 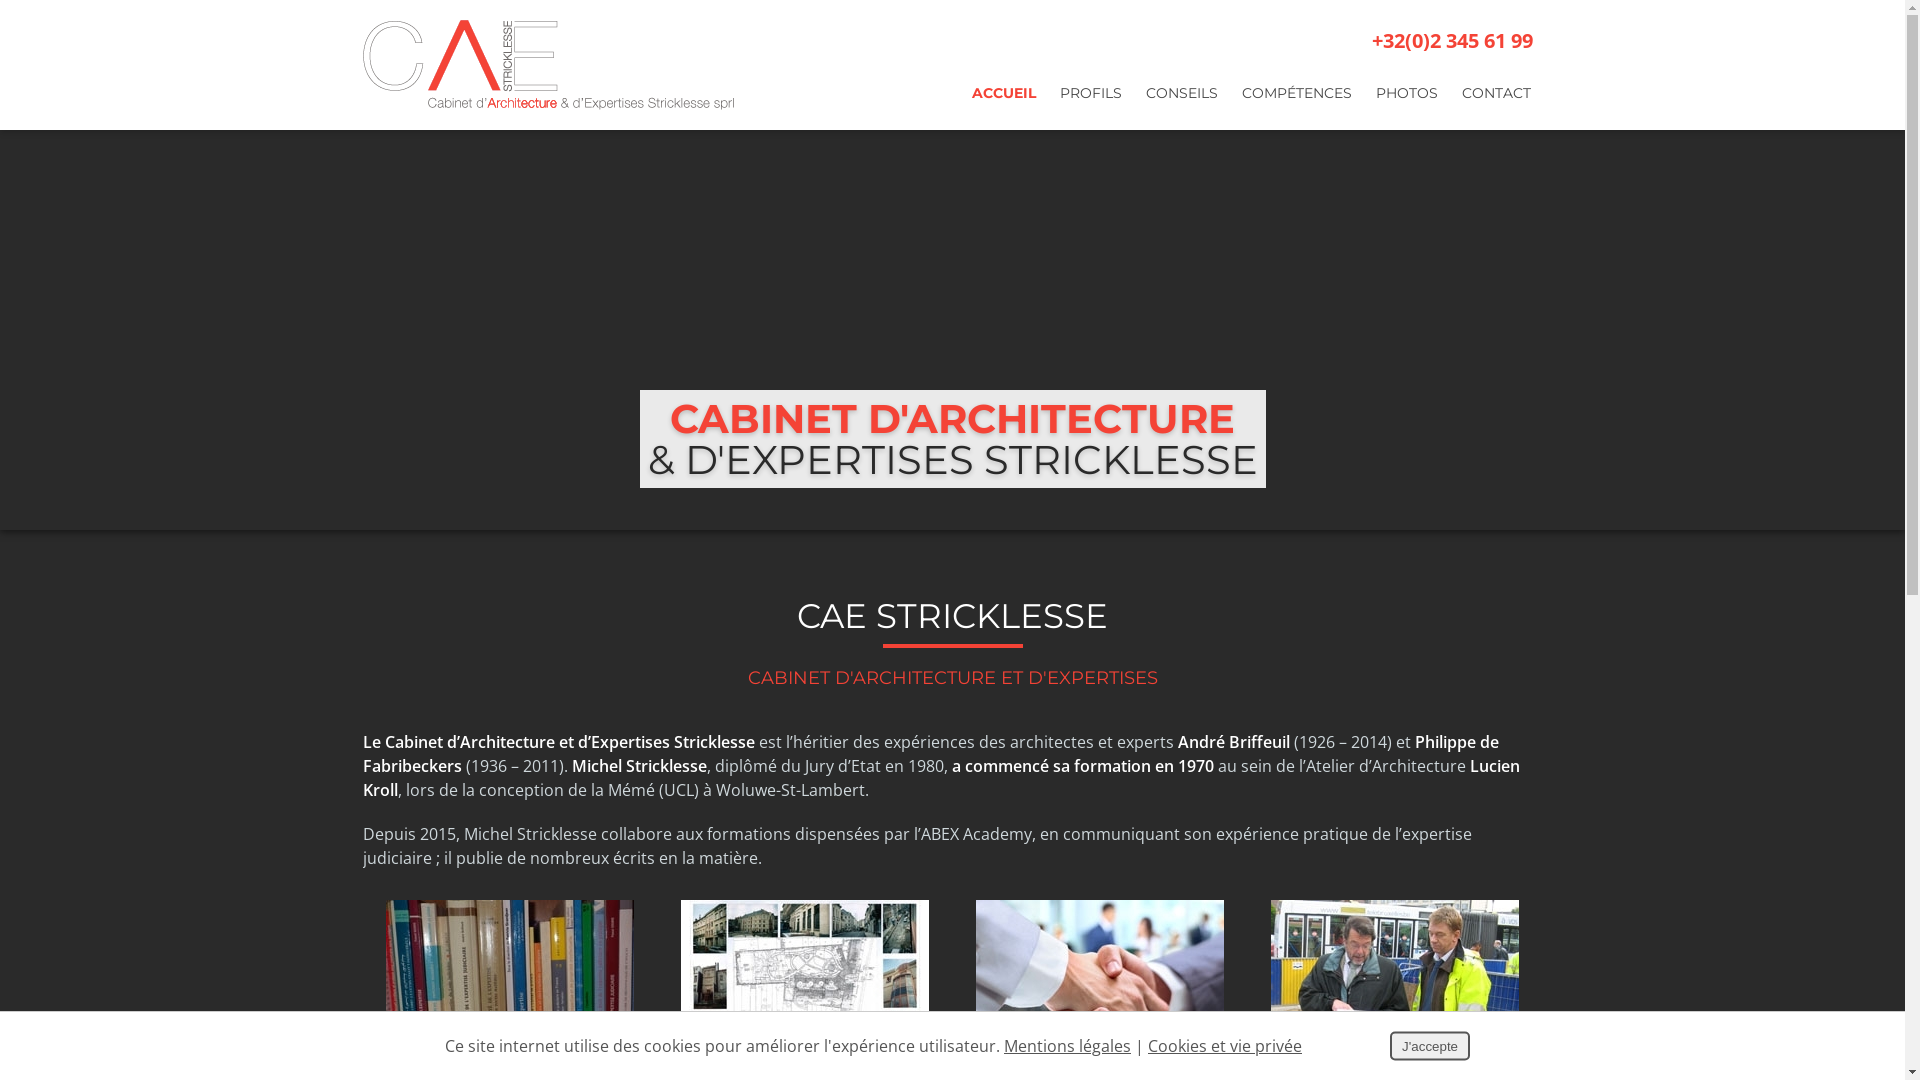 What do you see at coordinates (1870, 589) in the screenshot?
I see `'Partager ce contenu'` at bounding box center [1870, 589].